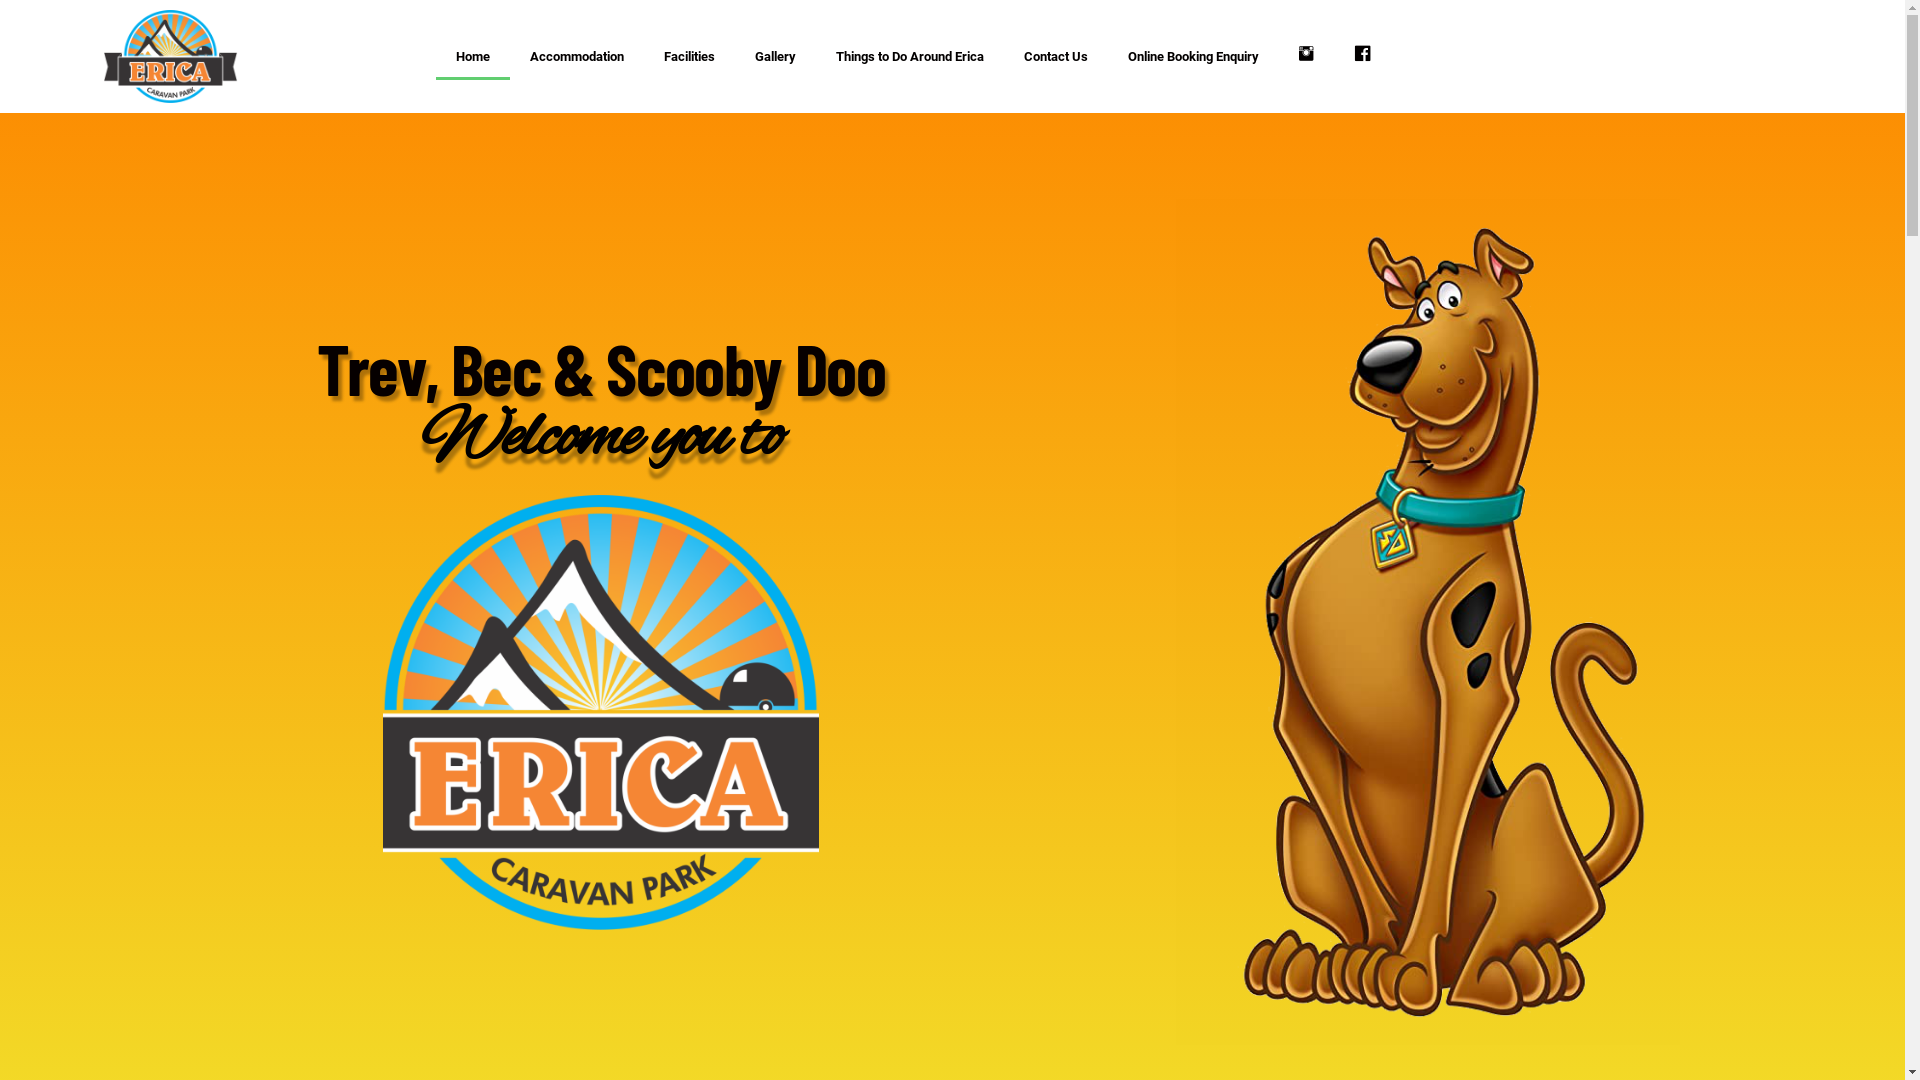  What do you see at coordinates (575, 56) in the screenshot?
I see `'Accommodation'` at bounding box center [575, 56].